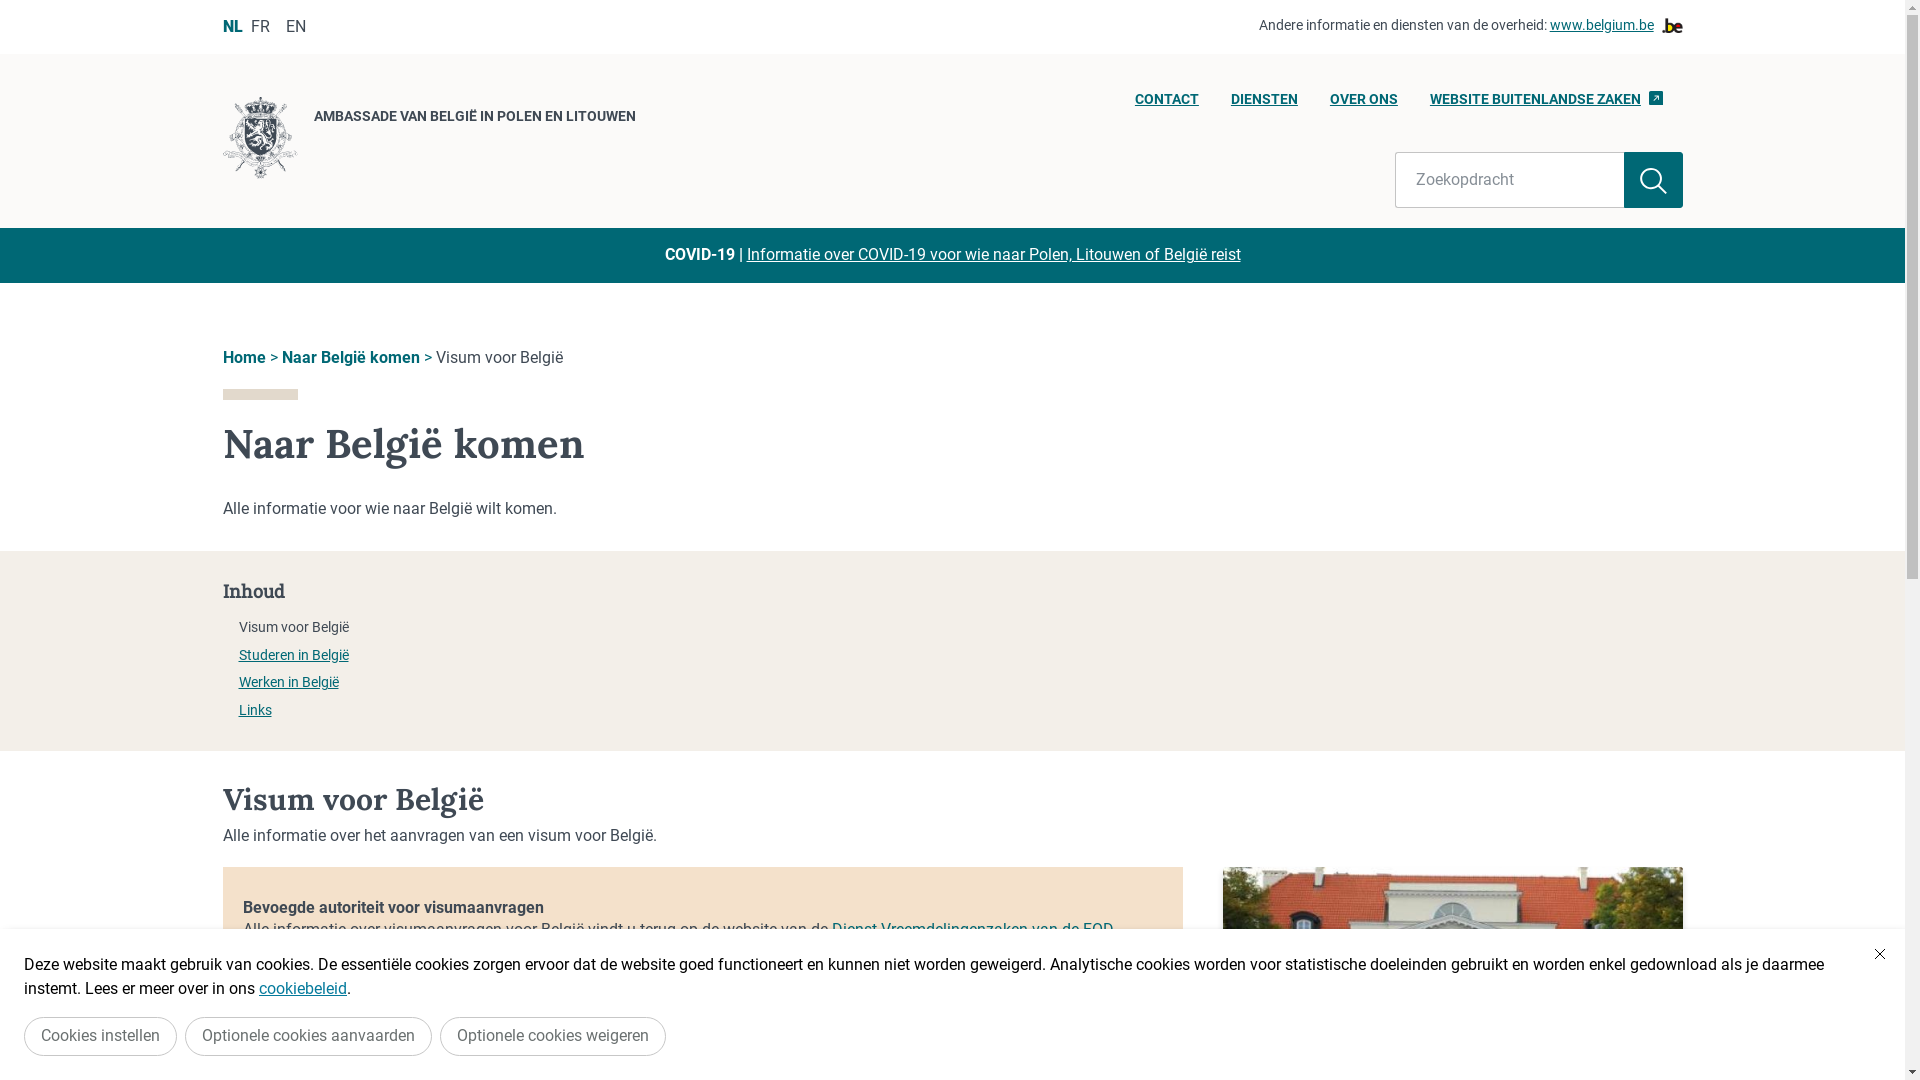 This screenshot has width=1920, height=1080. What do you see at coordinates (99, 1035) in the screenshot?
I see `'Cookies instellen'` at bounding box center [99, 1035].